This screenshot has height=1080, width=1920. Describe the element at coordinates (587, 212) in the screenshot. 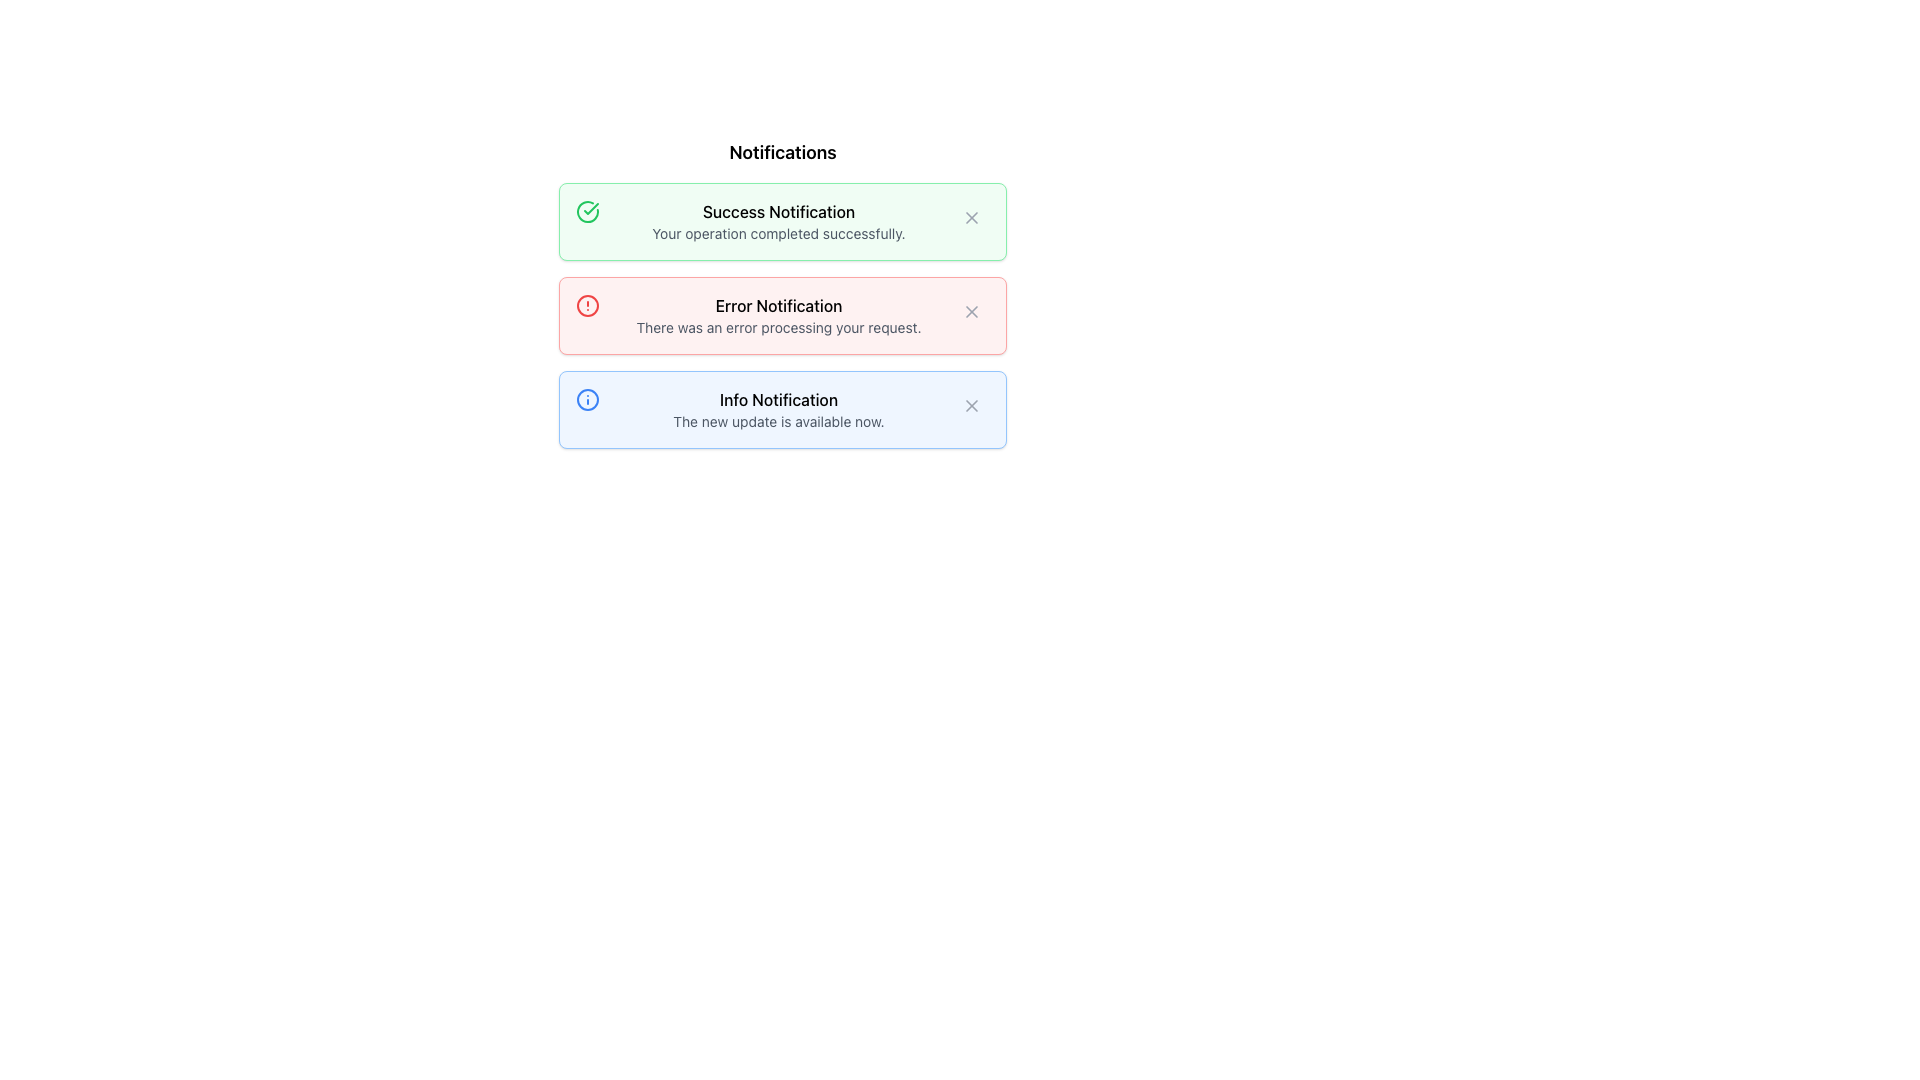

I see `the green circular checkmark icon located in the upper notification box of the success notification` at that location.